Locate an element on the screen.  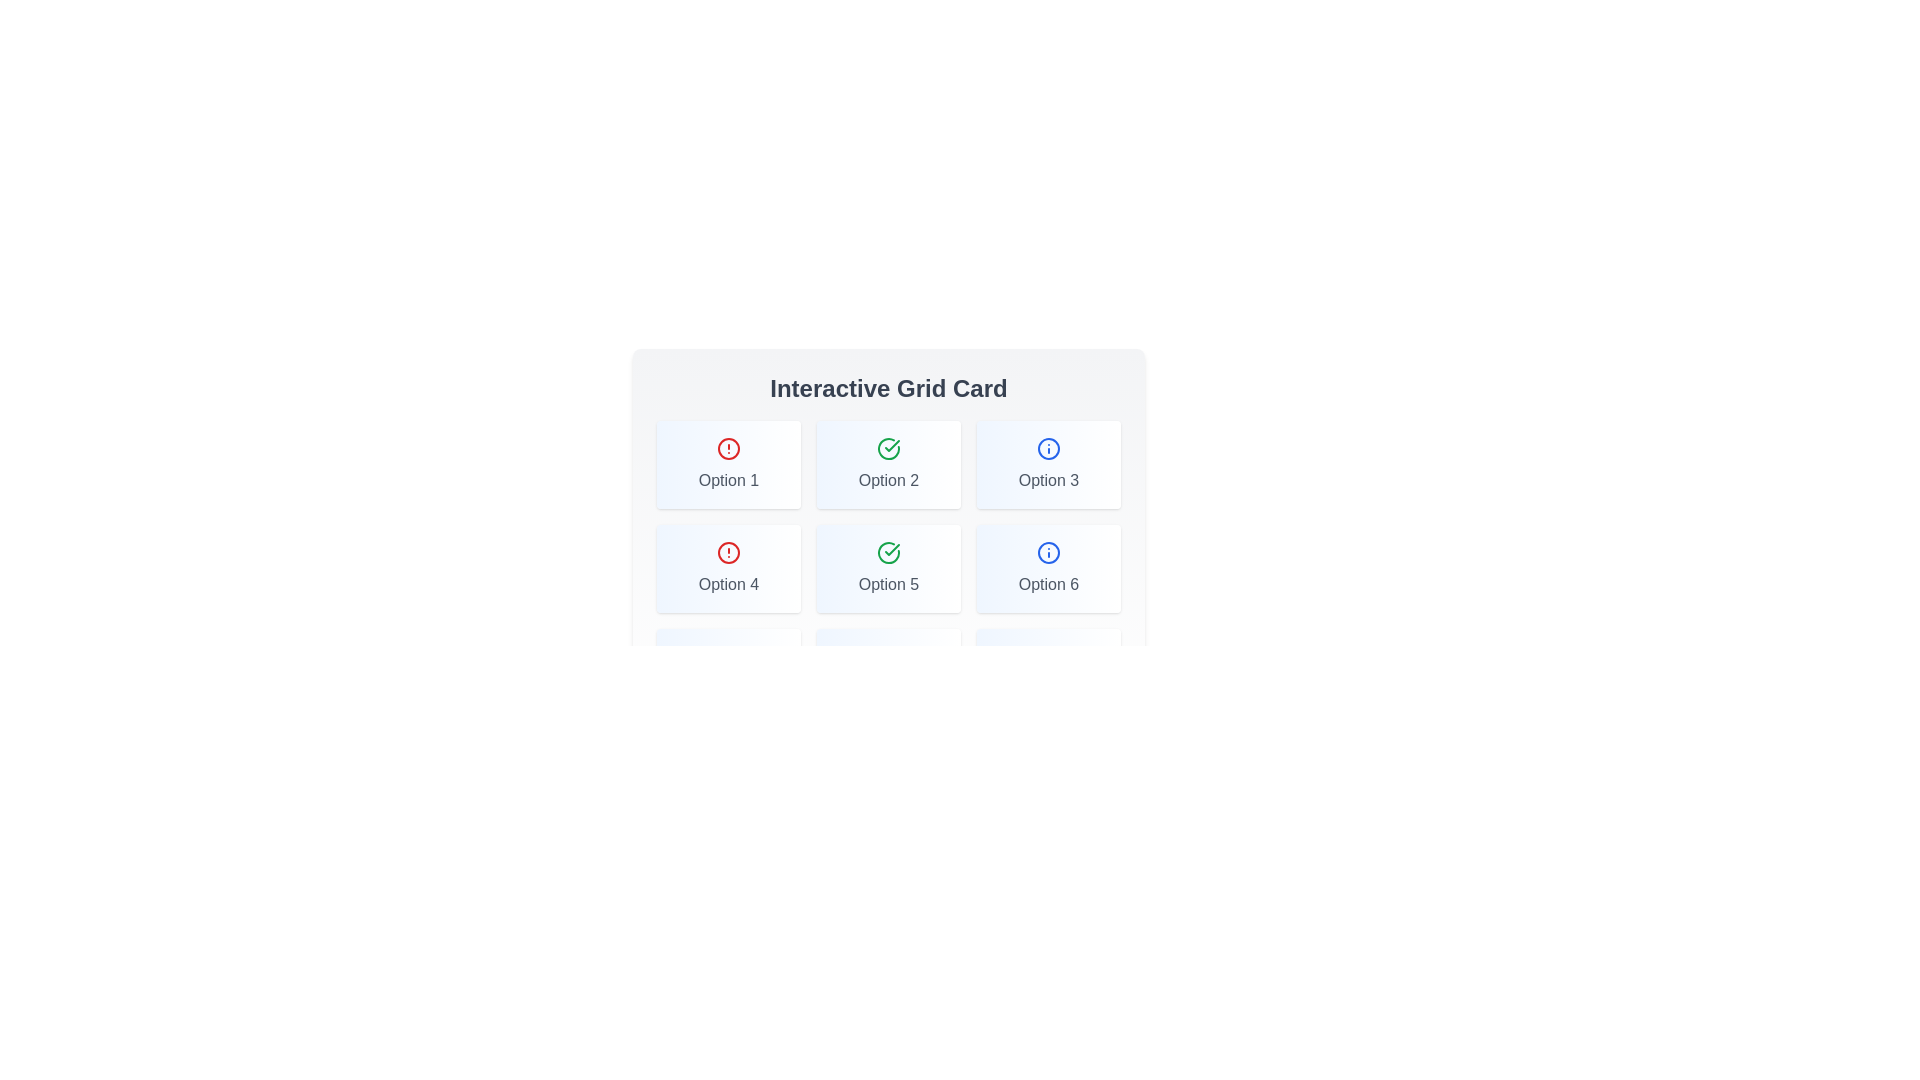
the interactive card labeled 'Option 6' located in the second row and third column of the grid layout is located at coordinates (1048, 569).